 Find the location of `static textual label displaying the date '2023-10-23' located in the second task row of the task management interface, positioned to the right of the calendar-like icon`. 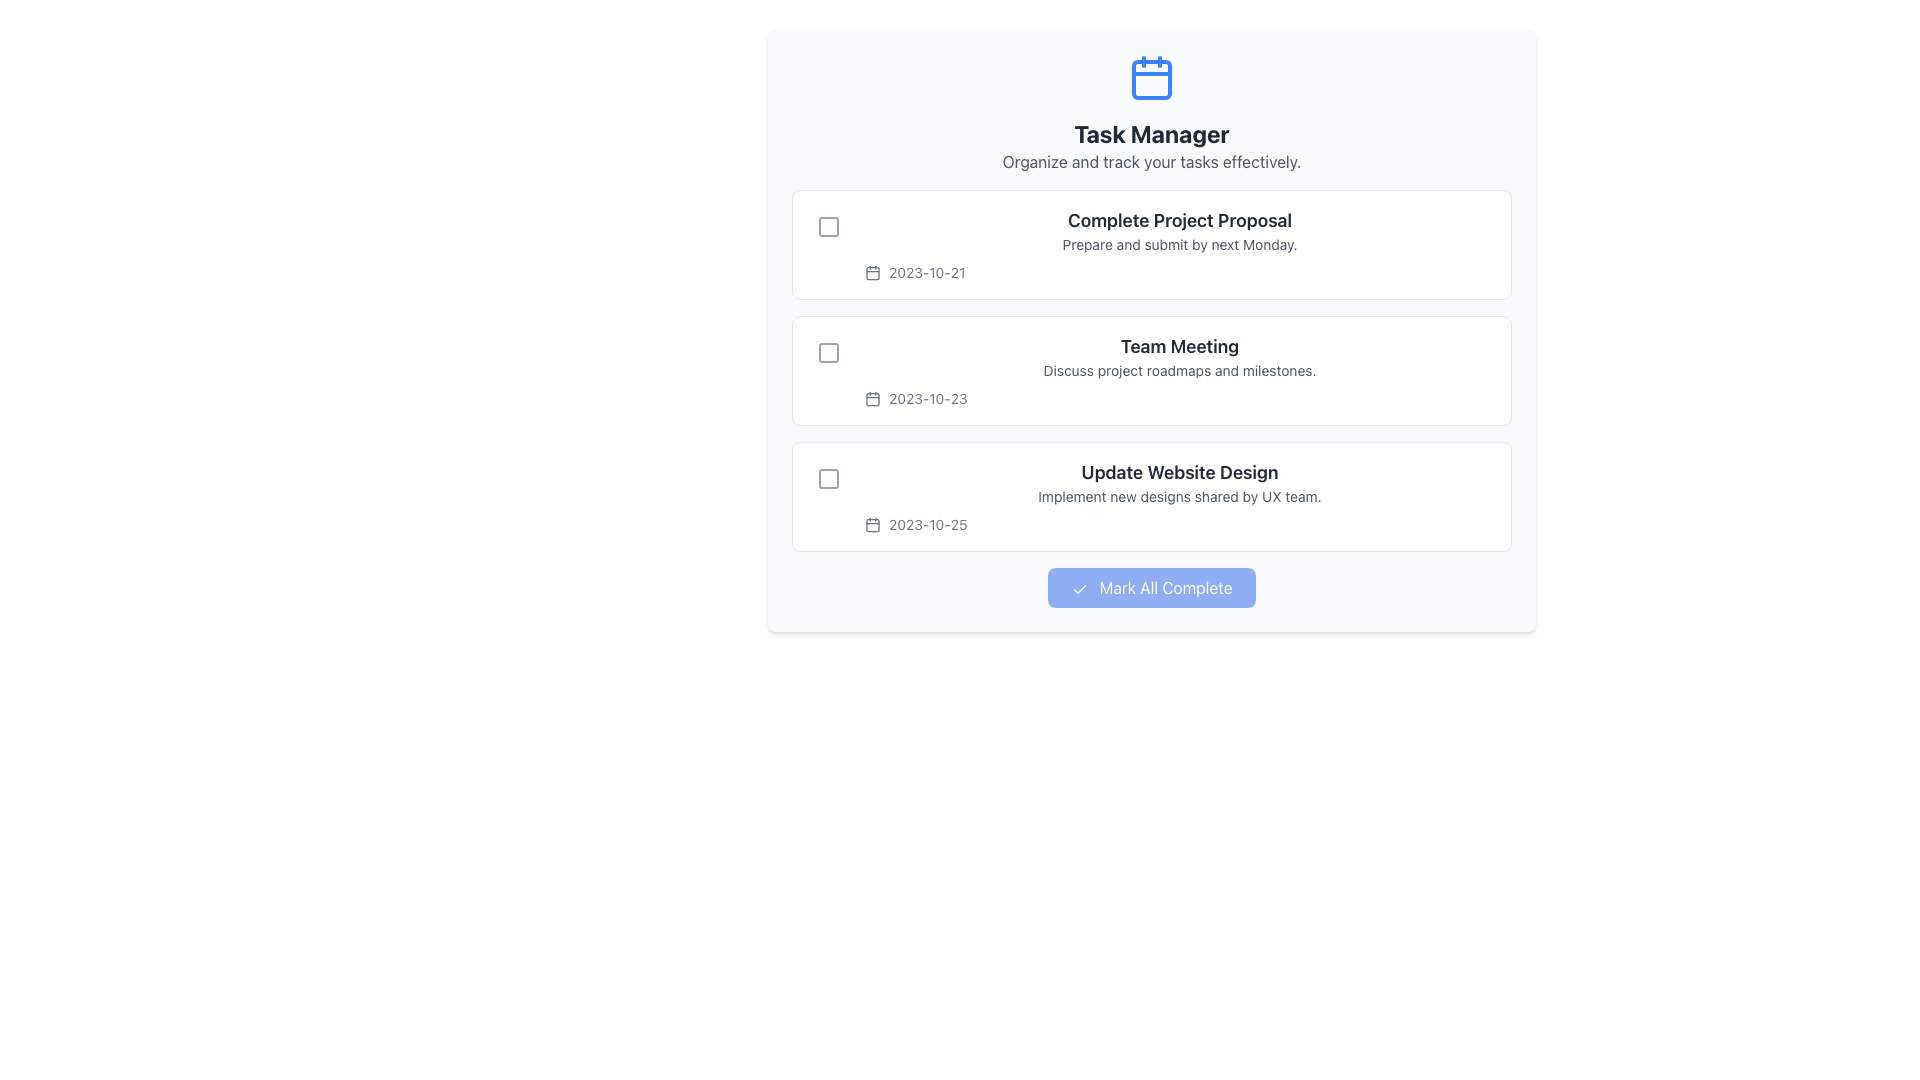

static textual label displaying the date '2023-10-23' located in the second task row of the task management interface, positioned to the right of the calendar-like icon is located at coordinates (927, 398).